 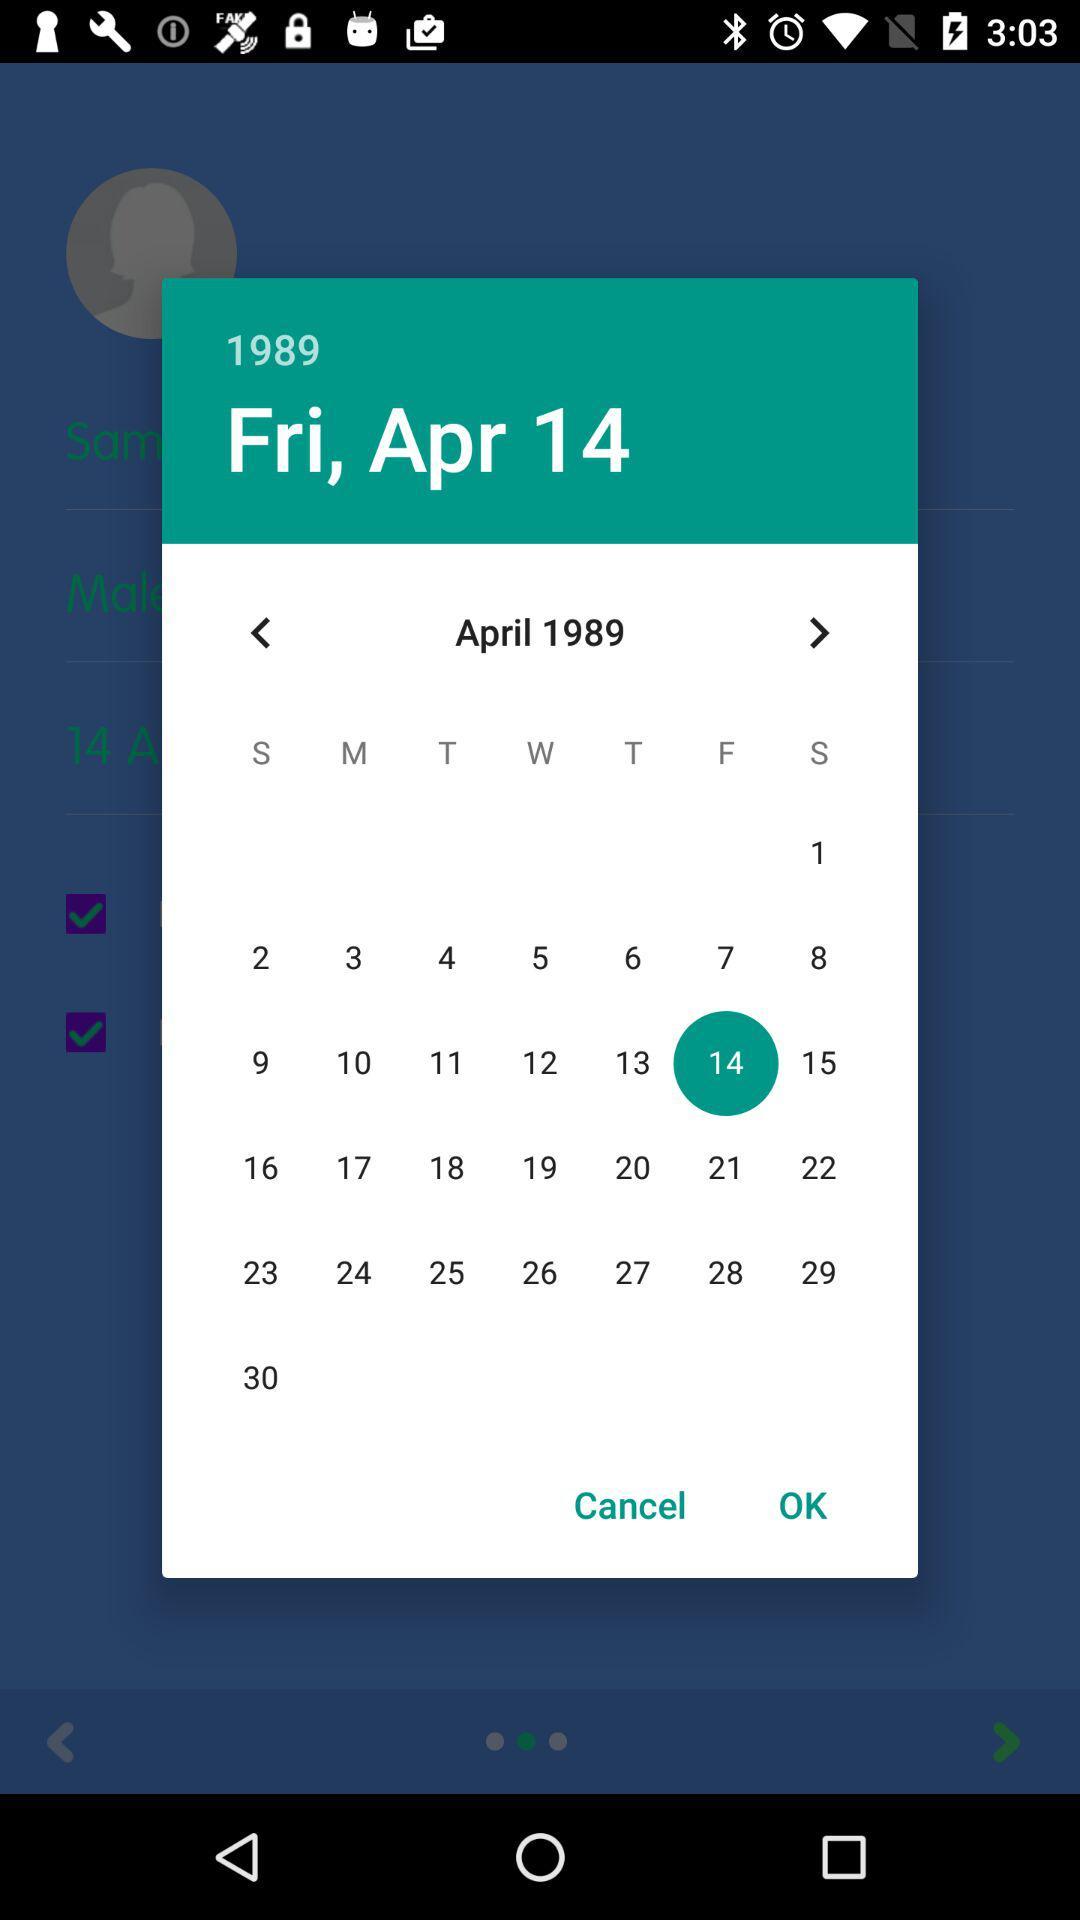 I want to click on icon below the 1989 item, so click(x=818, y=632).